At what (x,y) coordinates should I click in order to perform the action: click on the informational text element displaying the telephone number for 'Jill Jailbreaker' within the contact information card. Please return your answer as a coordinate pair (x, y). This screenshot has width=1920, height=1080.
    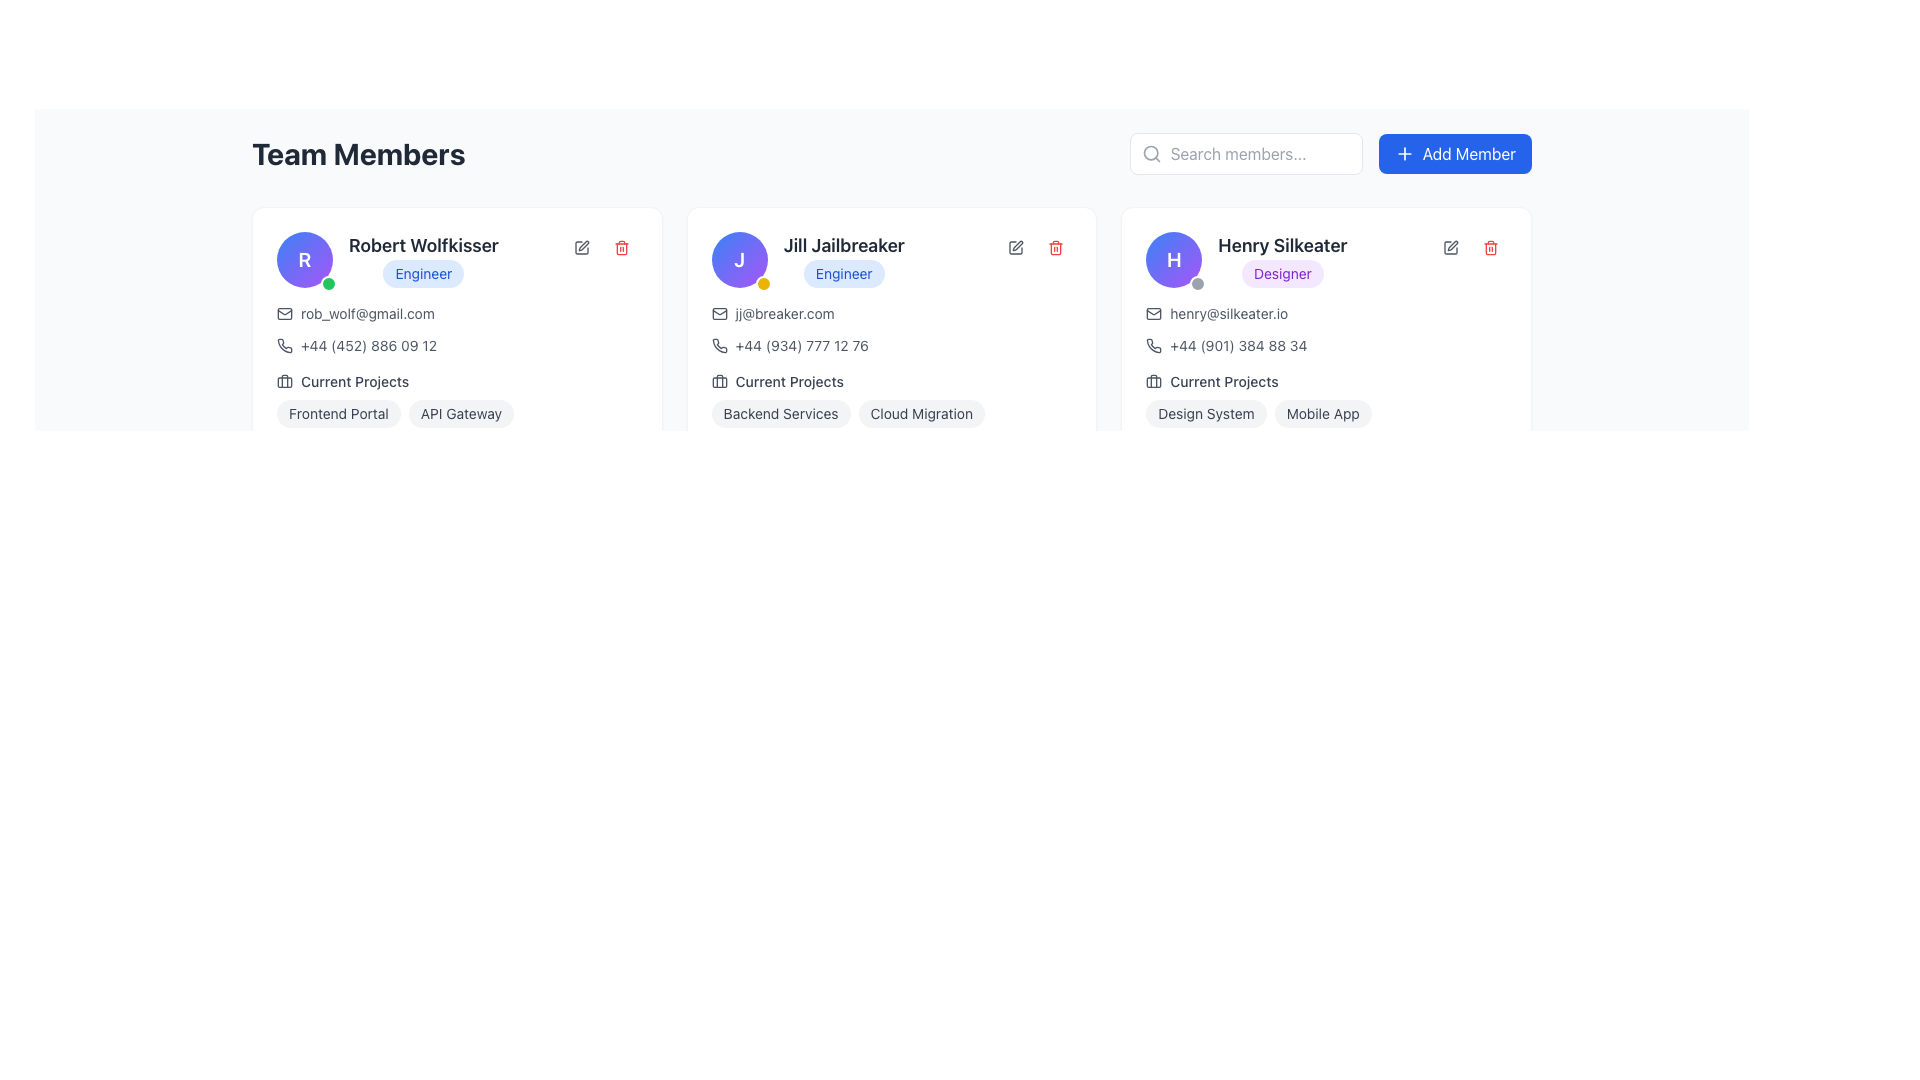
    Looking at the image, I should click on (802, 345).